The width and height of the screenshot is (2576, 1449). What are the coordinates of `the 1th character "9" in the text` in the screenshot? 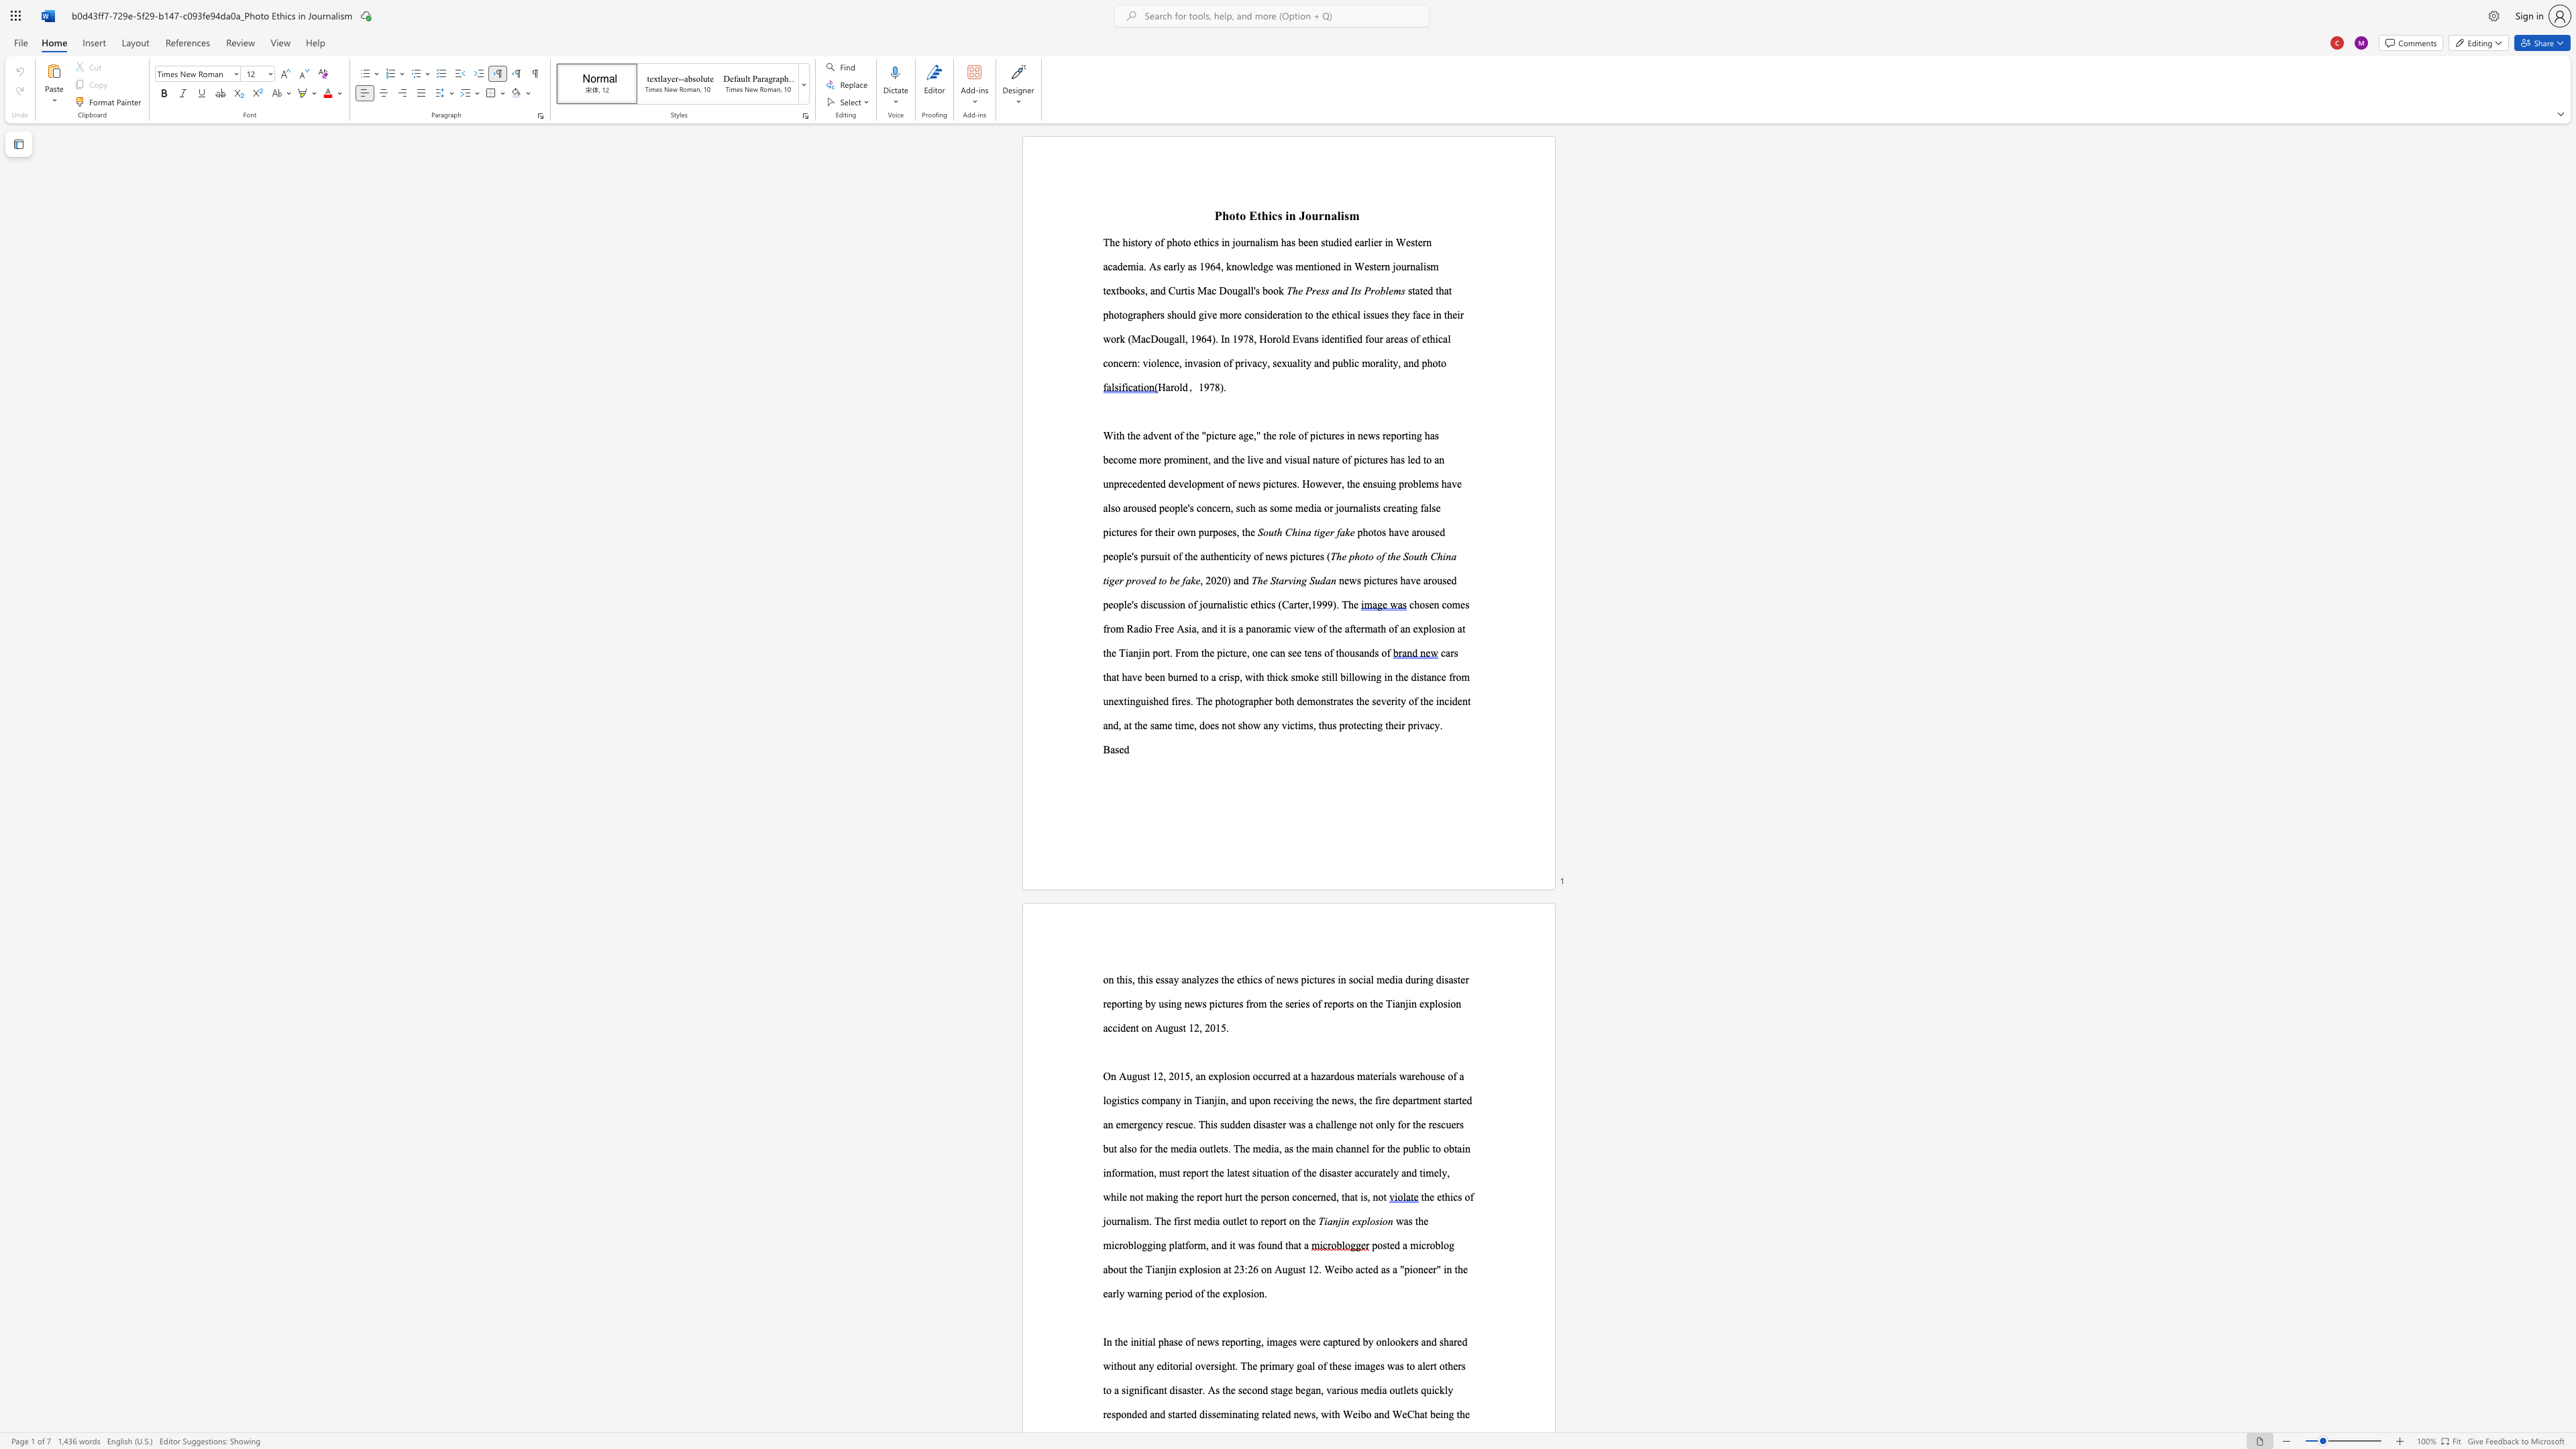 It's located at (1205, 387).